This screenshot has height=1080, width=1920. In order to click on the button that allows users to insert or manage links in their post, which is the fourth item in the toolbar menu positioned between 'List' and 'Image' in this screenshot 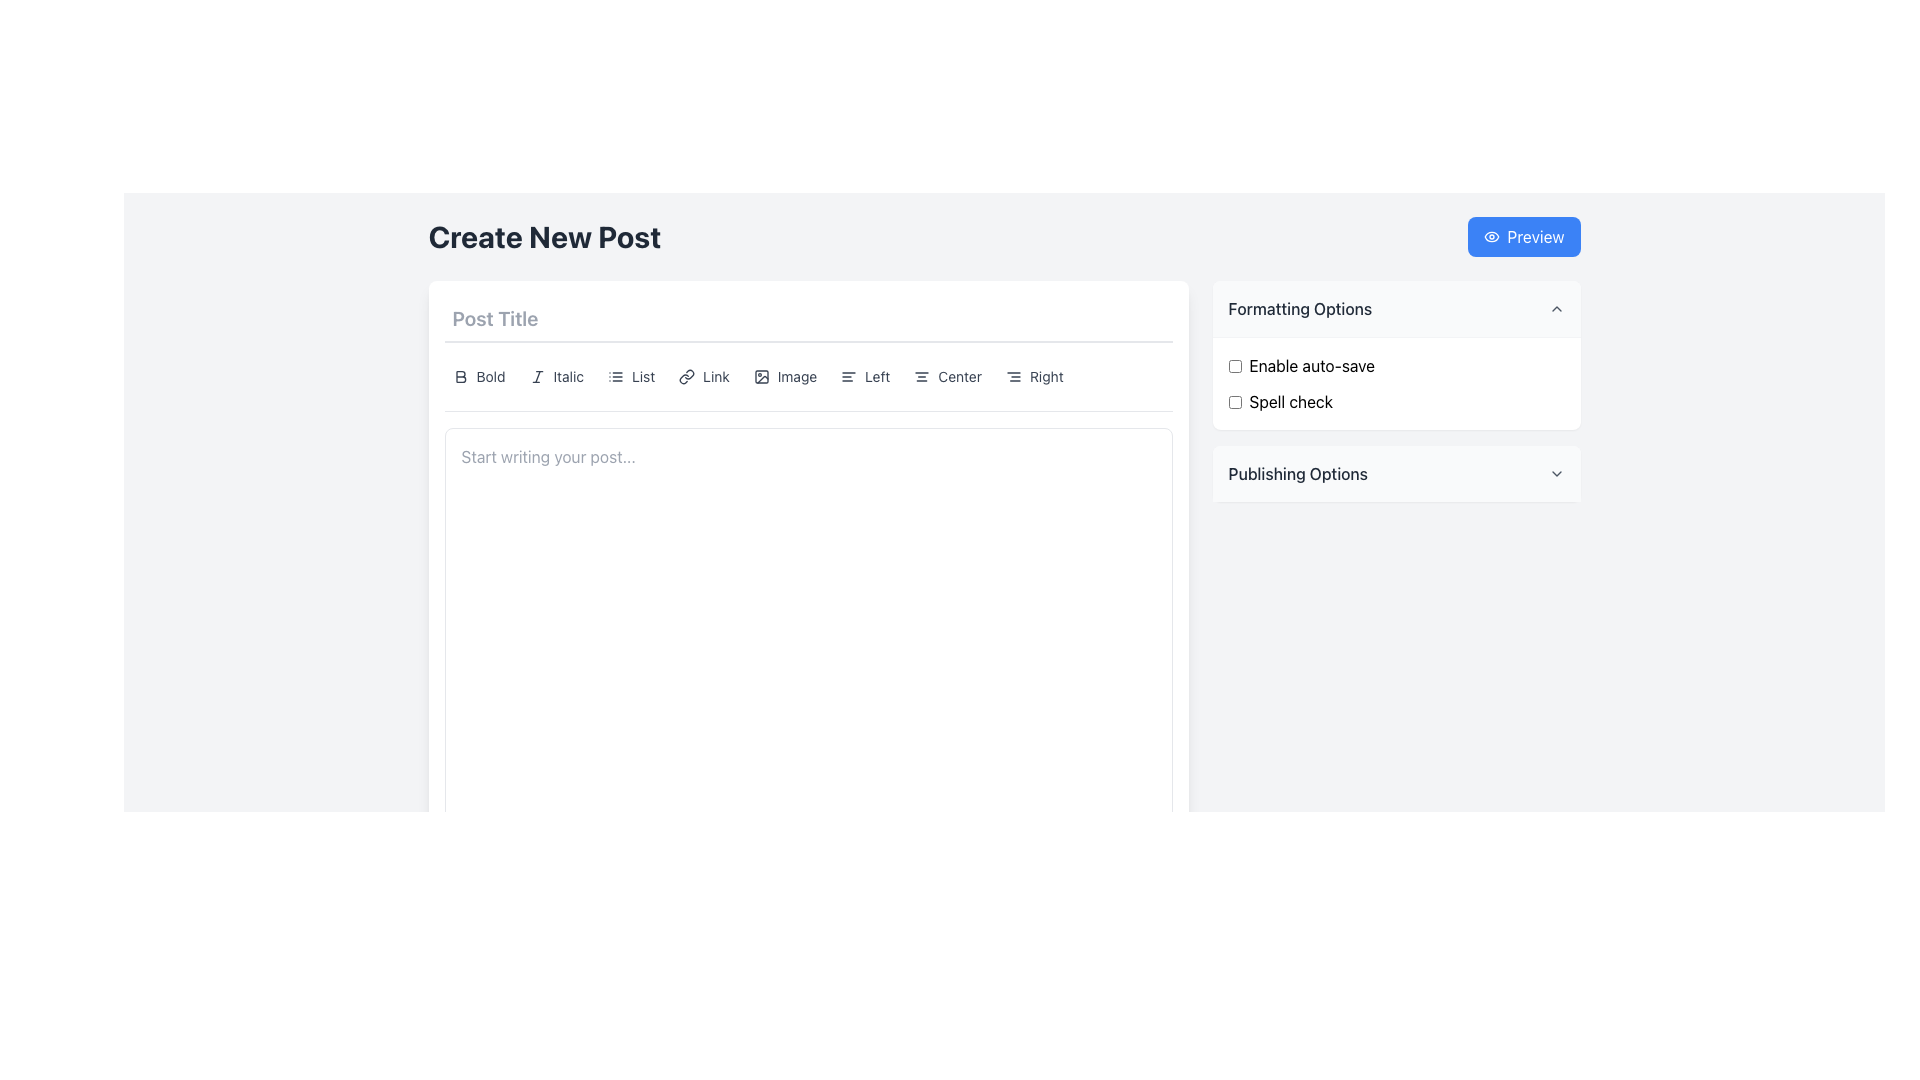, I will do `click(704, 377)`.